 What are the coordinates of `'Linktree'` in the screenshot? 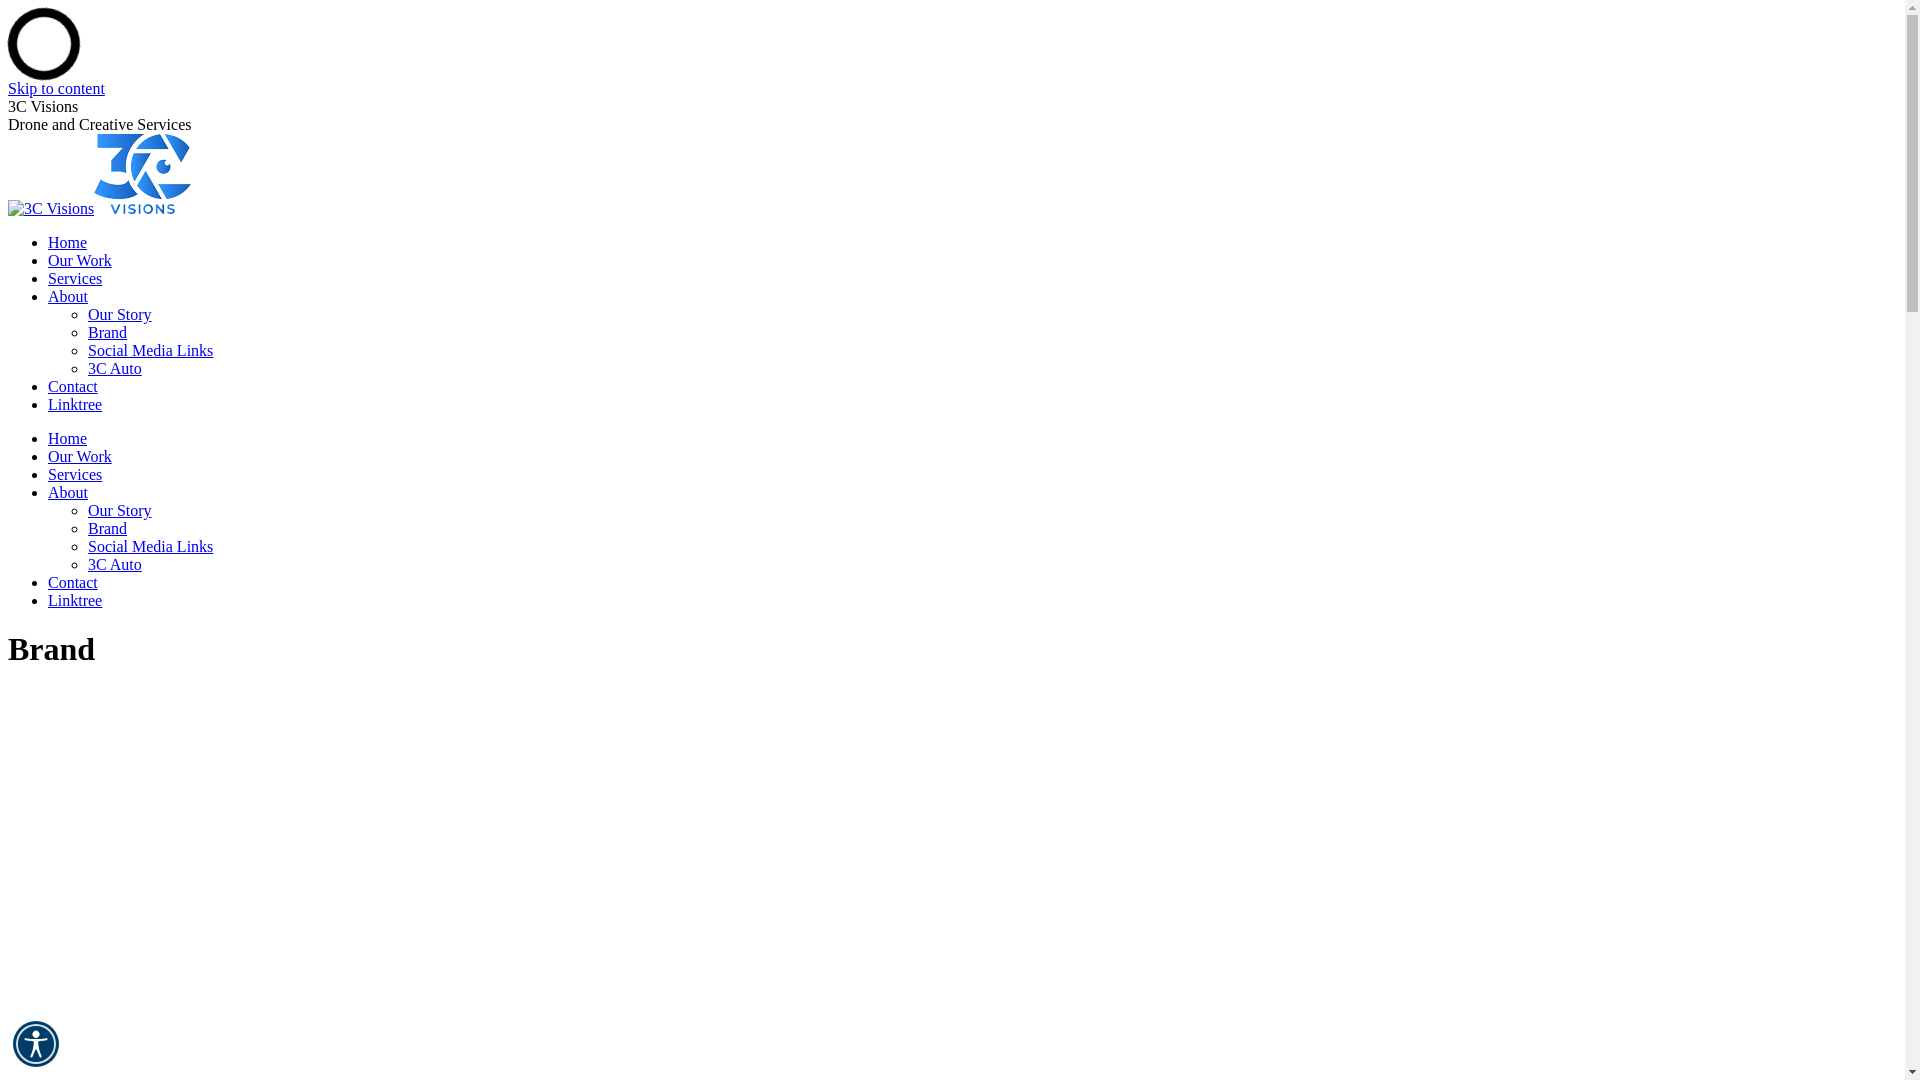 It's located at (75, 599).